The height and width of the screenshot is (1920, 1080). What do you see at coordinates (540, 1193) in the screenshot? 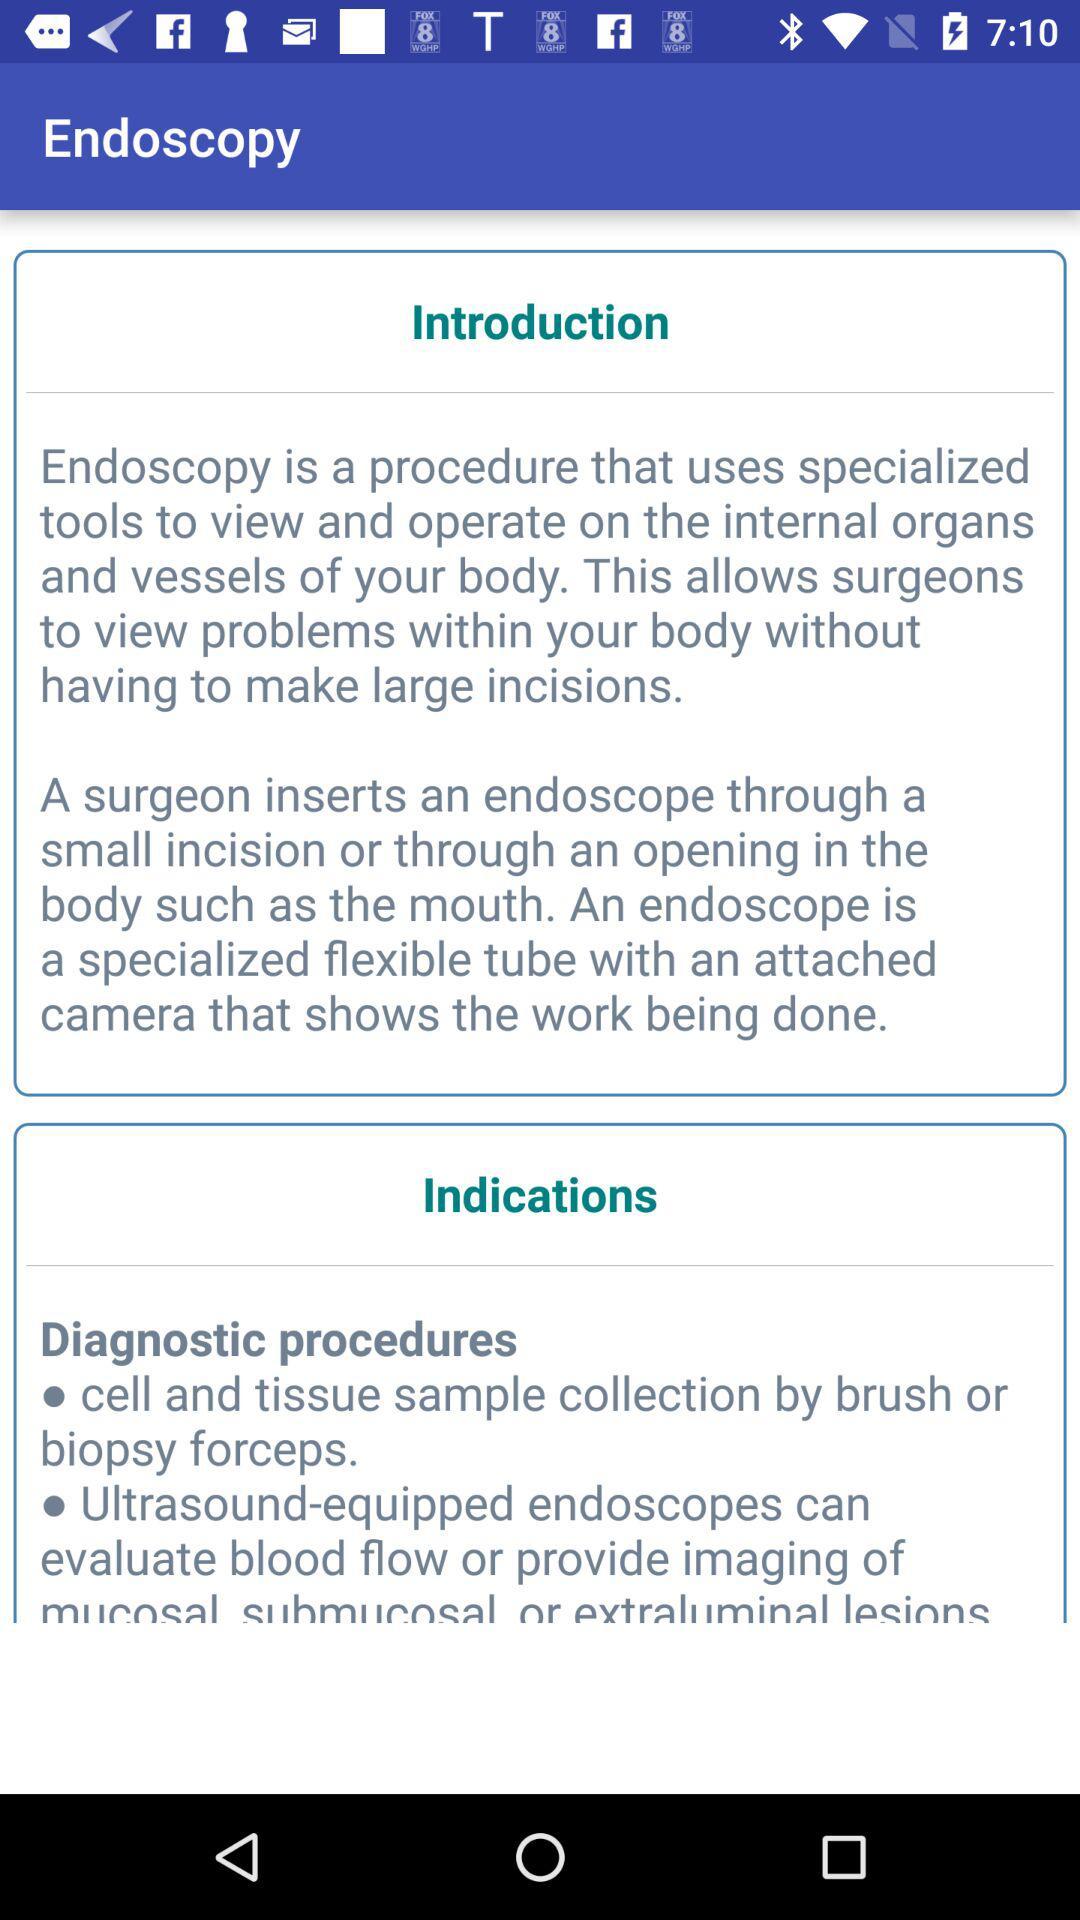
I see `the indications` at bounding box center [540, 1193].